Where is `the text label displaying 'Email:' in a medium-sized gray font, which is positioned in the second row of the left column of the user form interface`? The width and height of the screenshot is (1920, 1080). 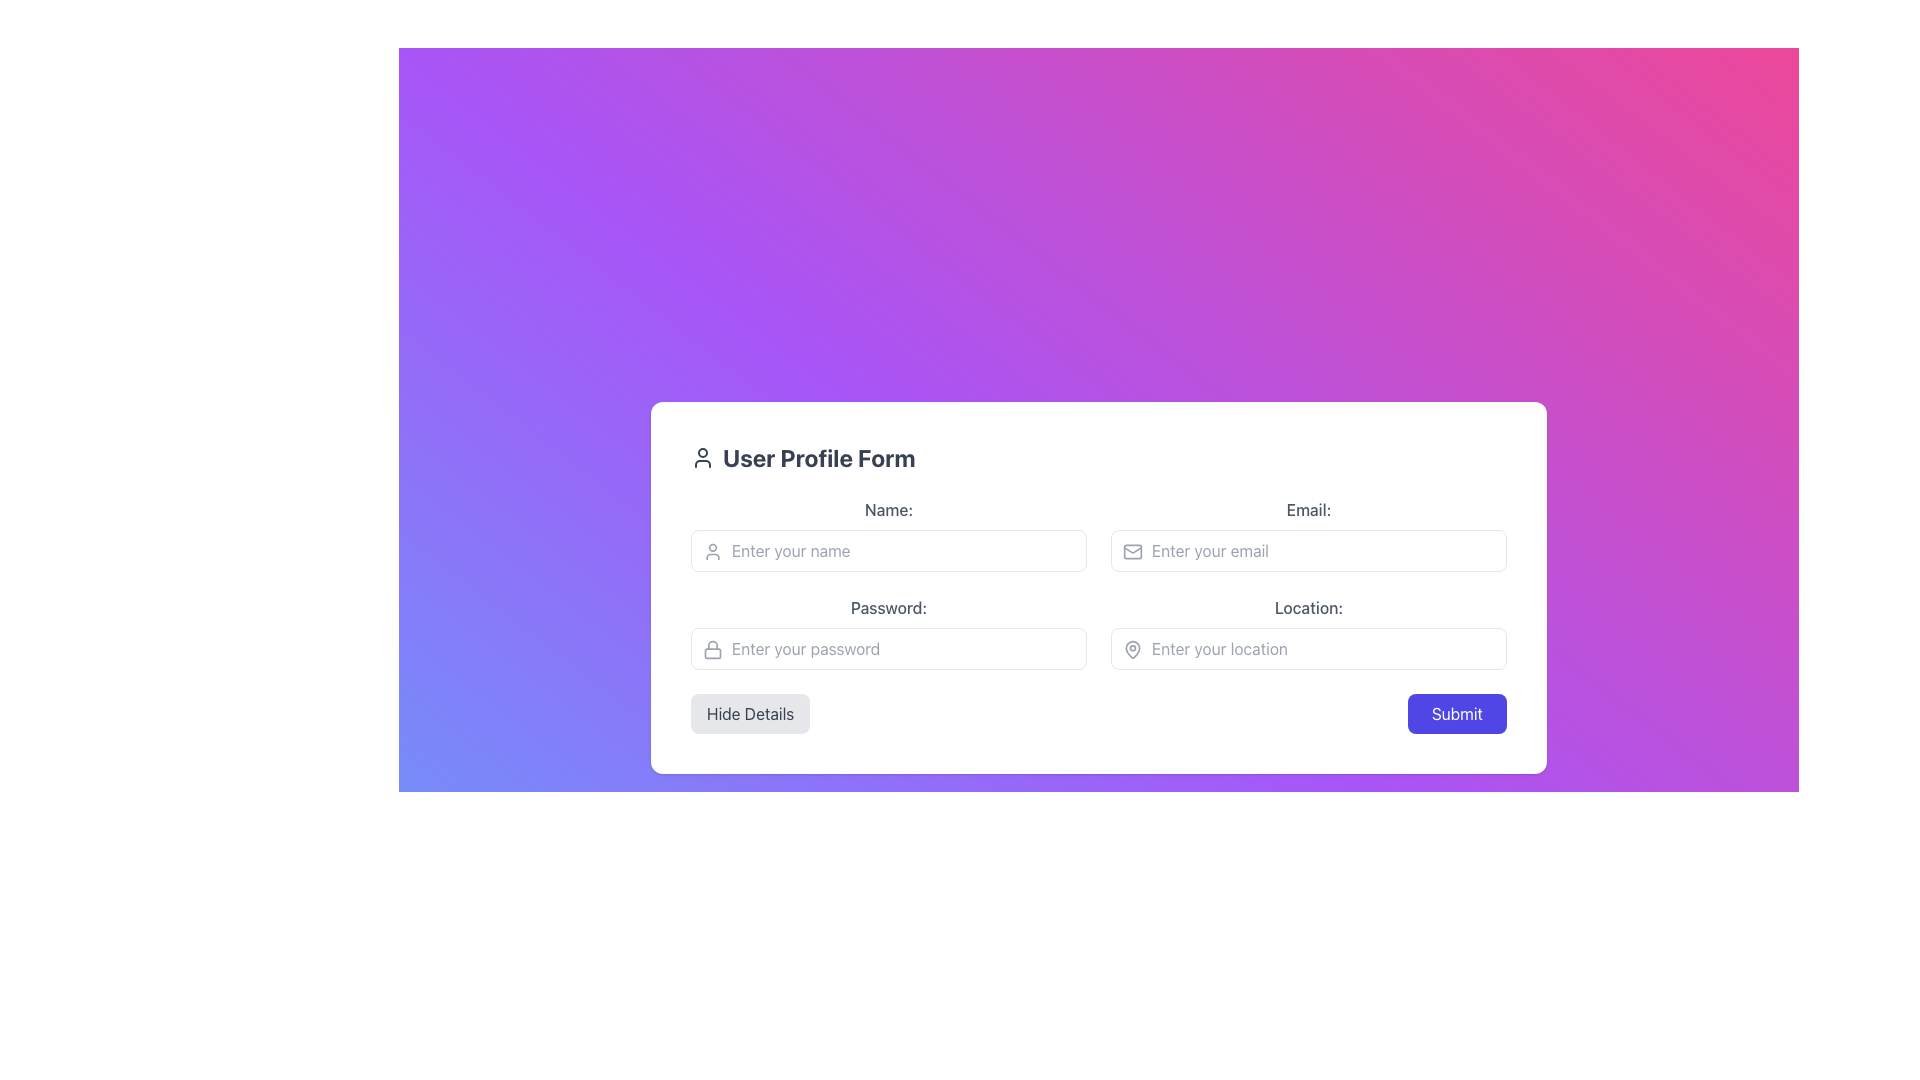 the text label displaying 'Email:' in a medium-sized gray font, which is positioned in the second row of the left column of the user form interface is located at coordinates (1309, 508).